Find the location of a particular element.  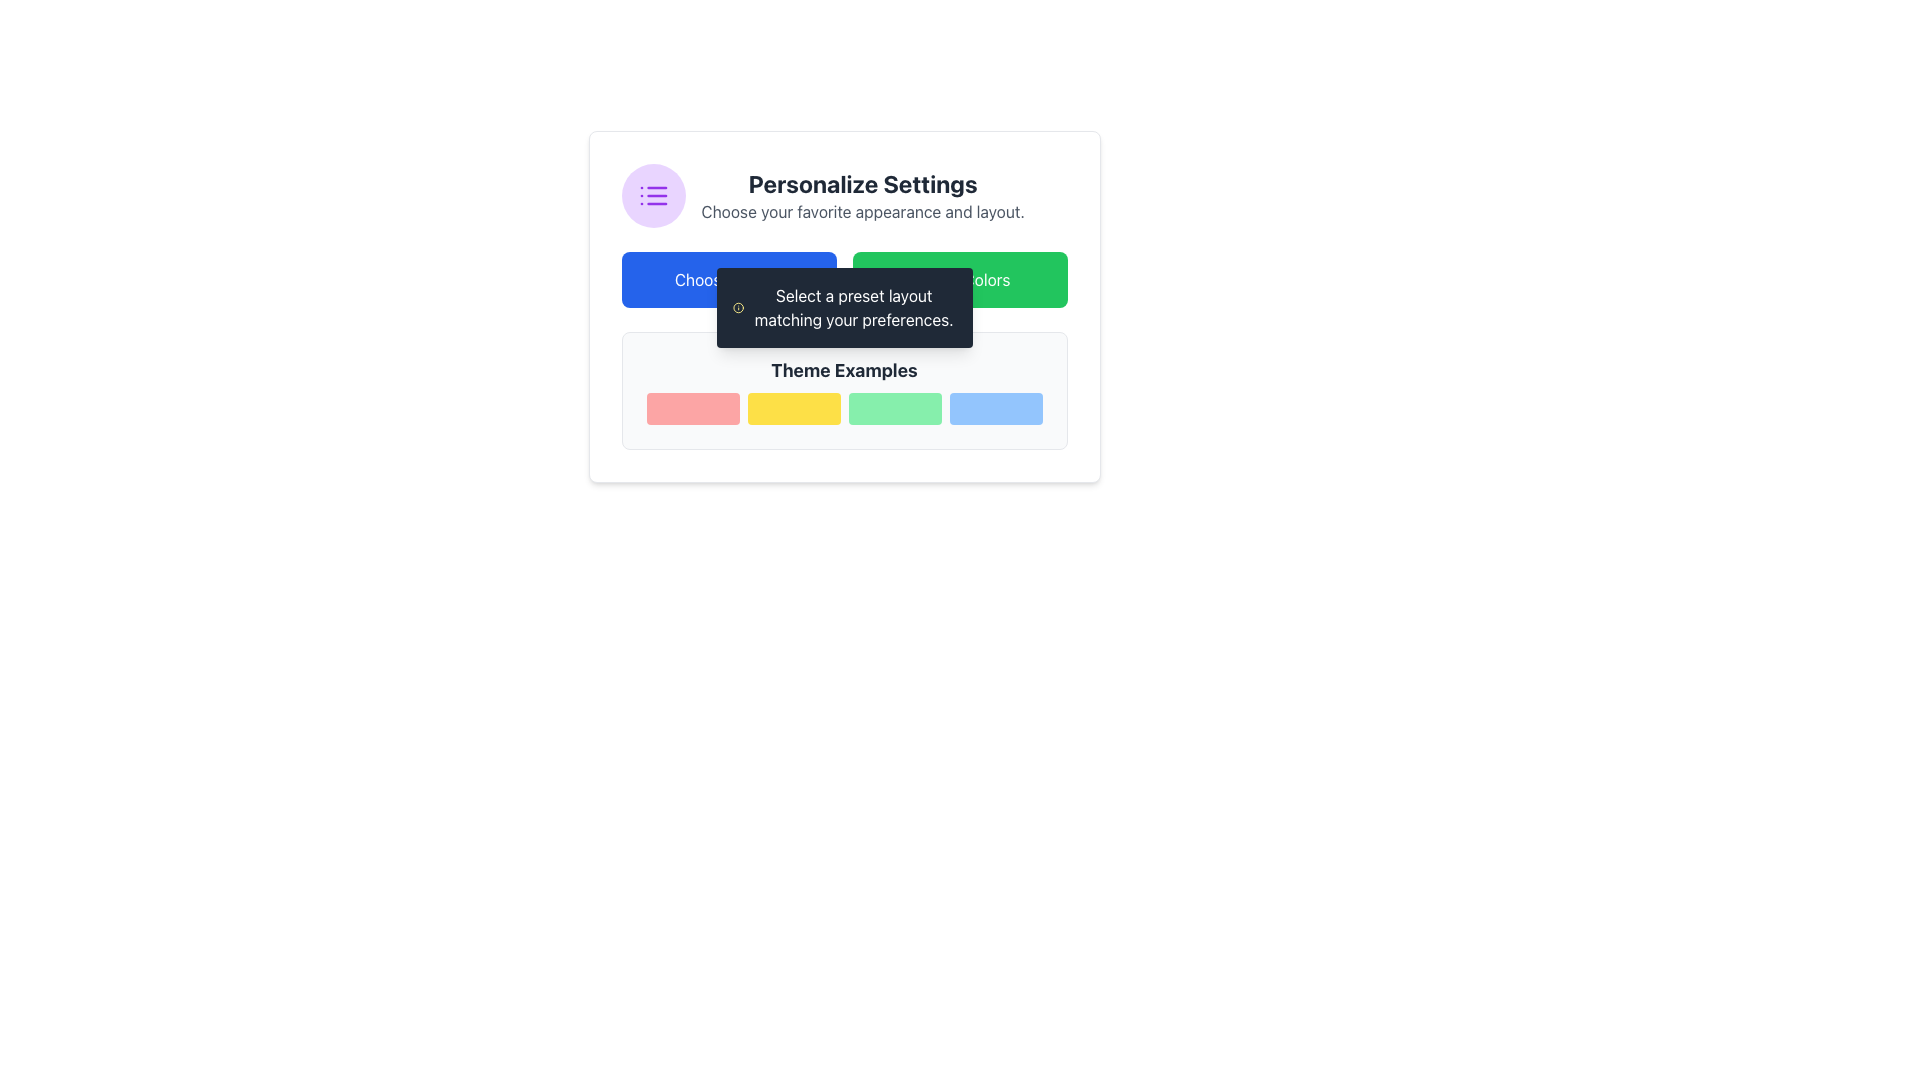

the Informational Header that says 'Personalize Settings' with subtext 'Choose your favorite appearance and layout.' is located at coordinates (844, 196).